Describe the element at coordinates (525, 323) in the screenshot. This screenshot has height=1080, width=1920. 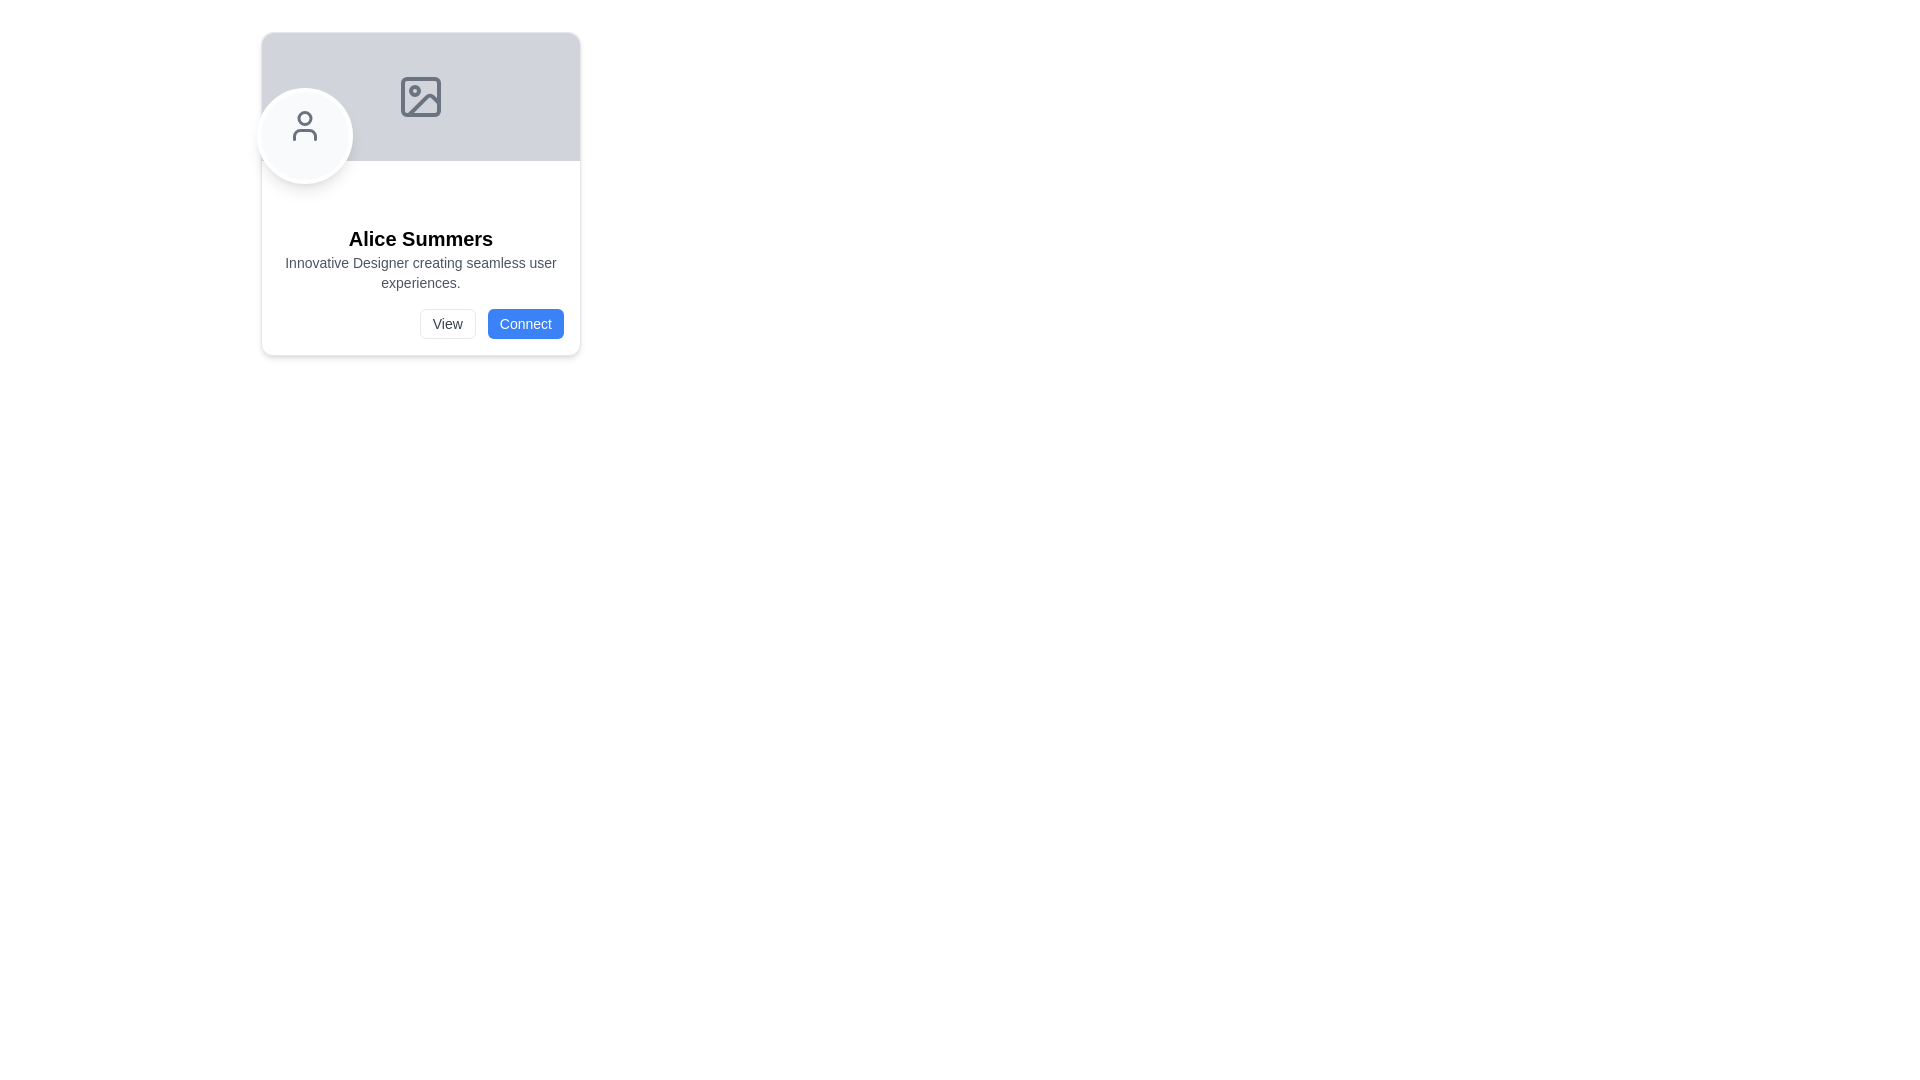
I see `the 'Connect' button, which is a rectangular button with a blue background and white text, located immediately to the right of the 'View' button at the bottom-right of the profile card interface` at that location.